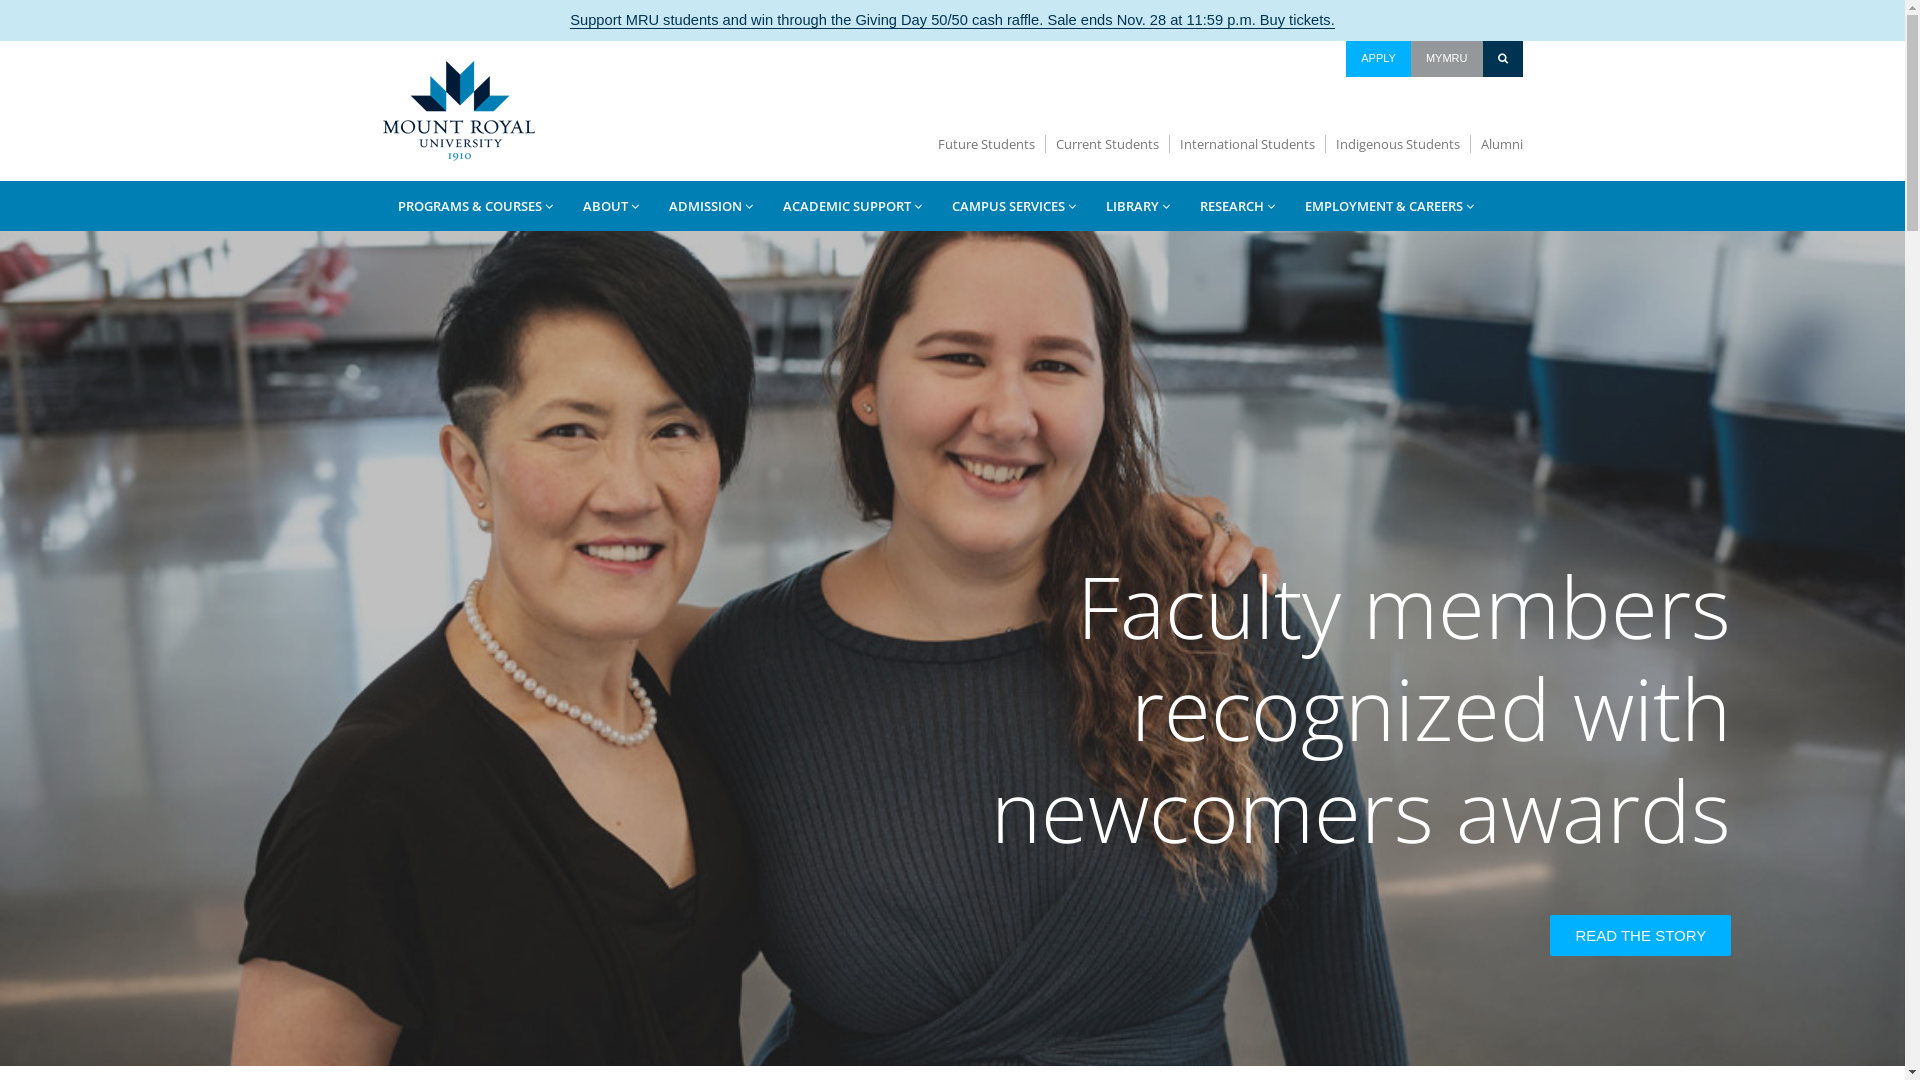 The width and height of the screenshot is (1920, 1080). Describe the element at coordinates (1377, 57) in the screenshot. I see `'APPLY'` at that location.